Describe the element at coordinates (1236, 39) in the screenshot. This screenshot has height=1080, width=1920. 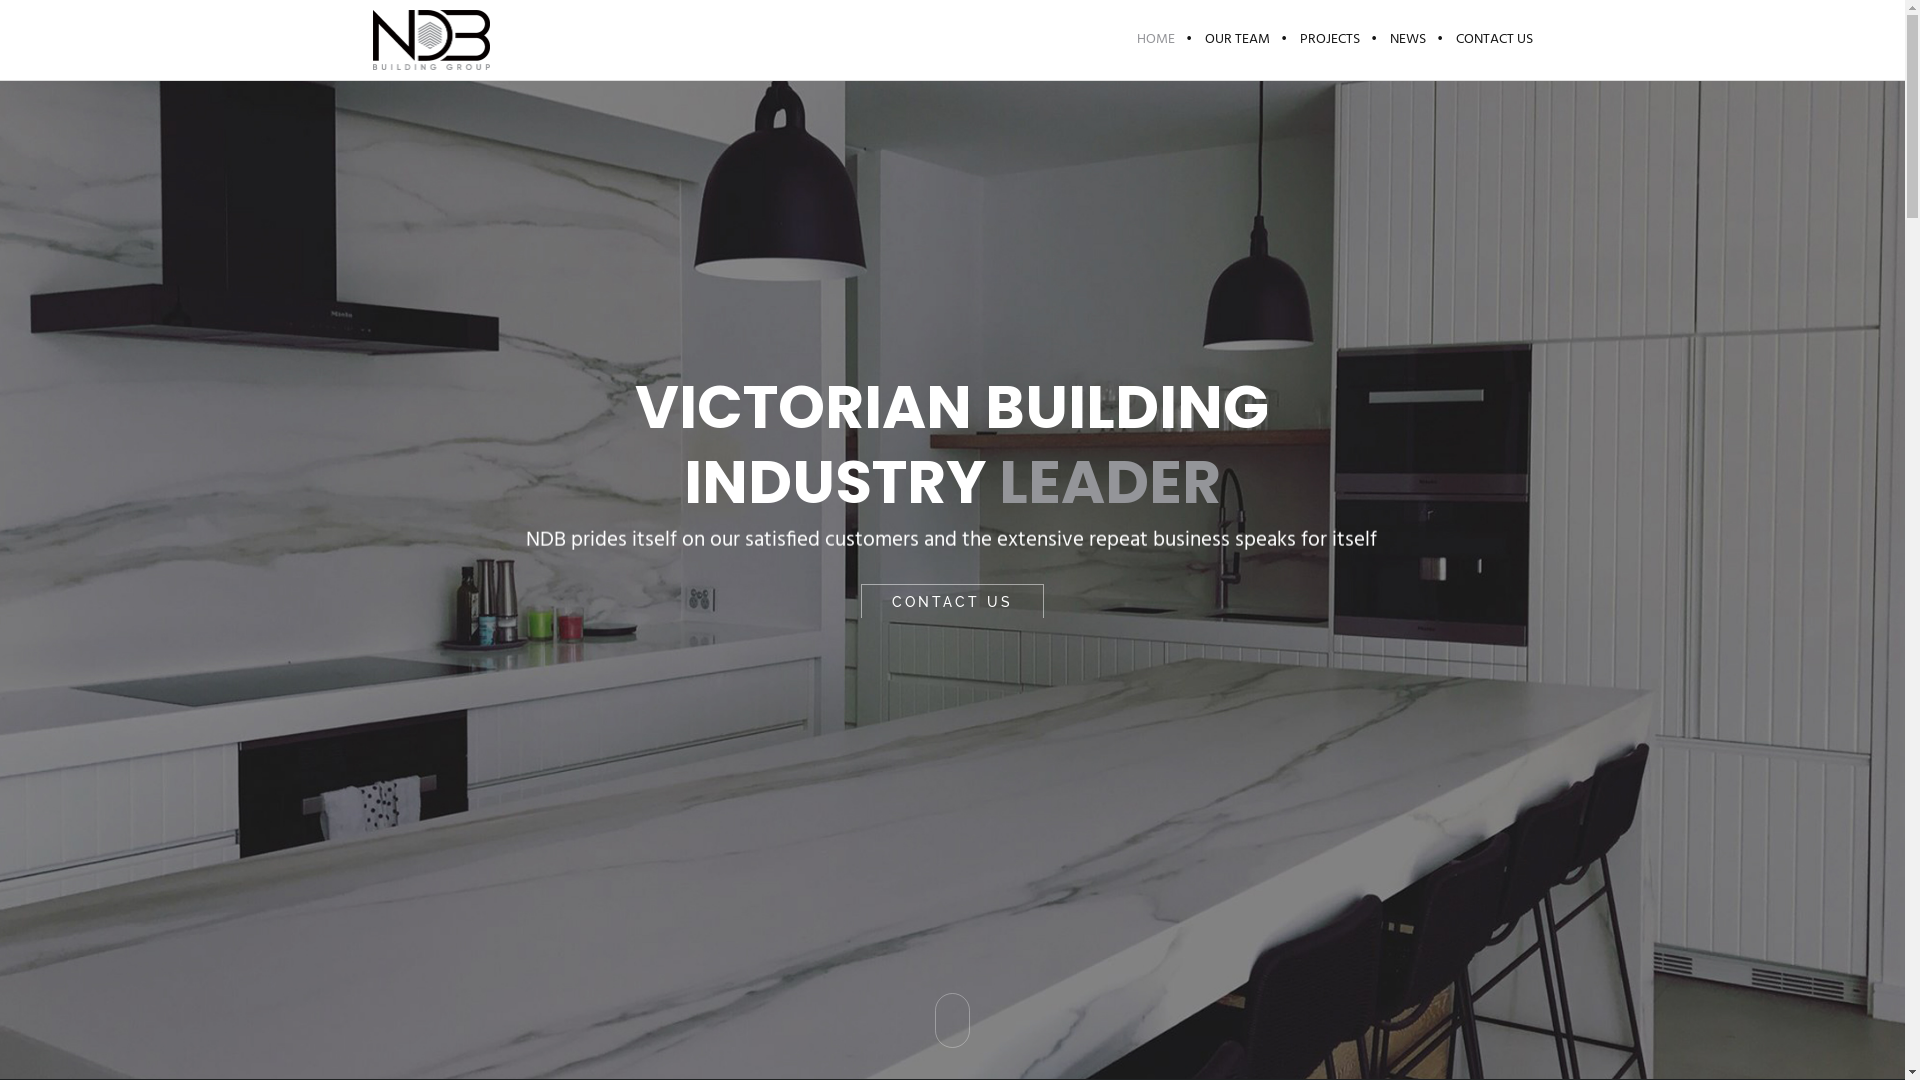
I see `'OUR TEAM'` at that location.